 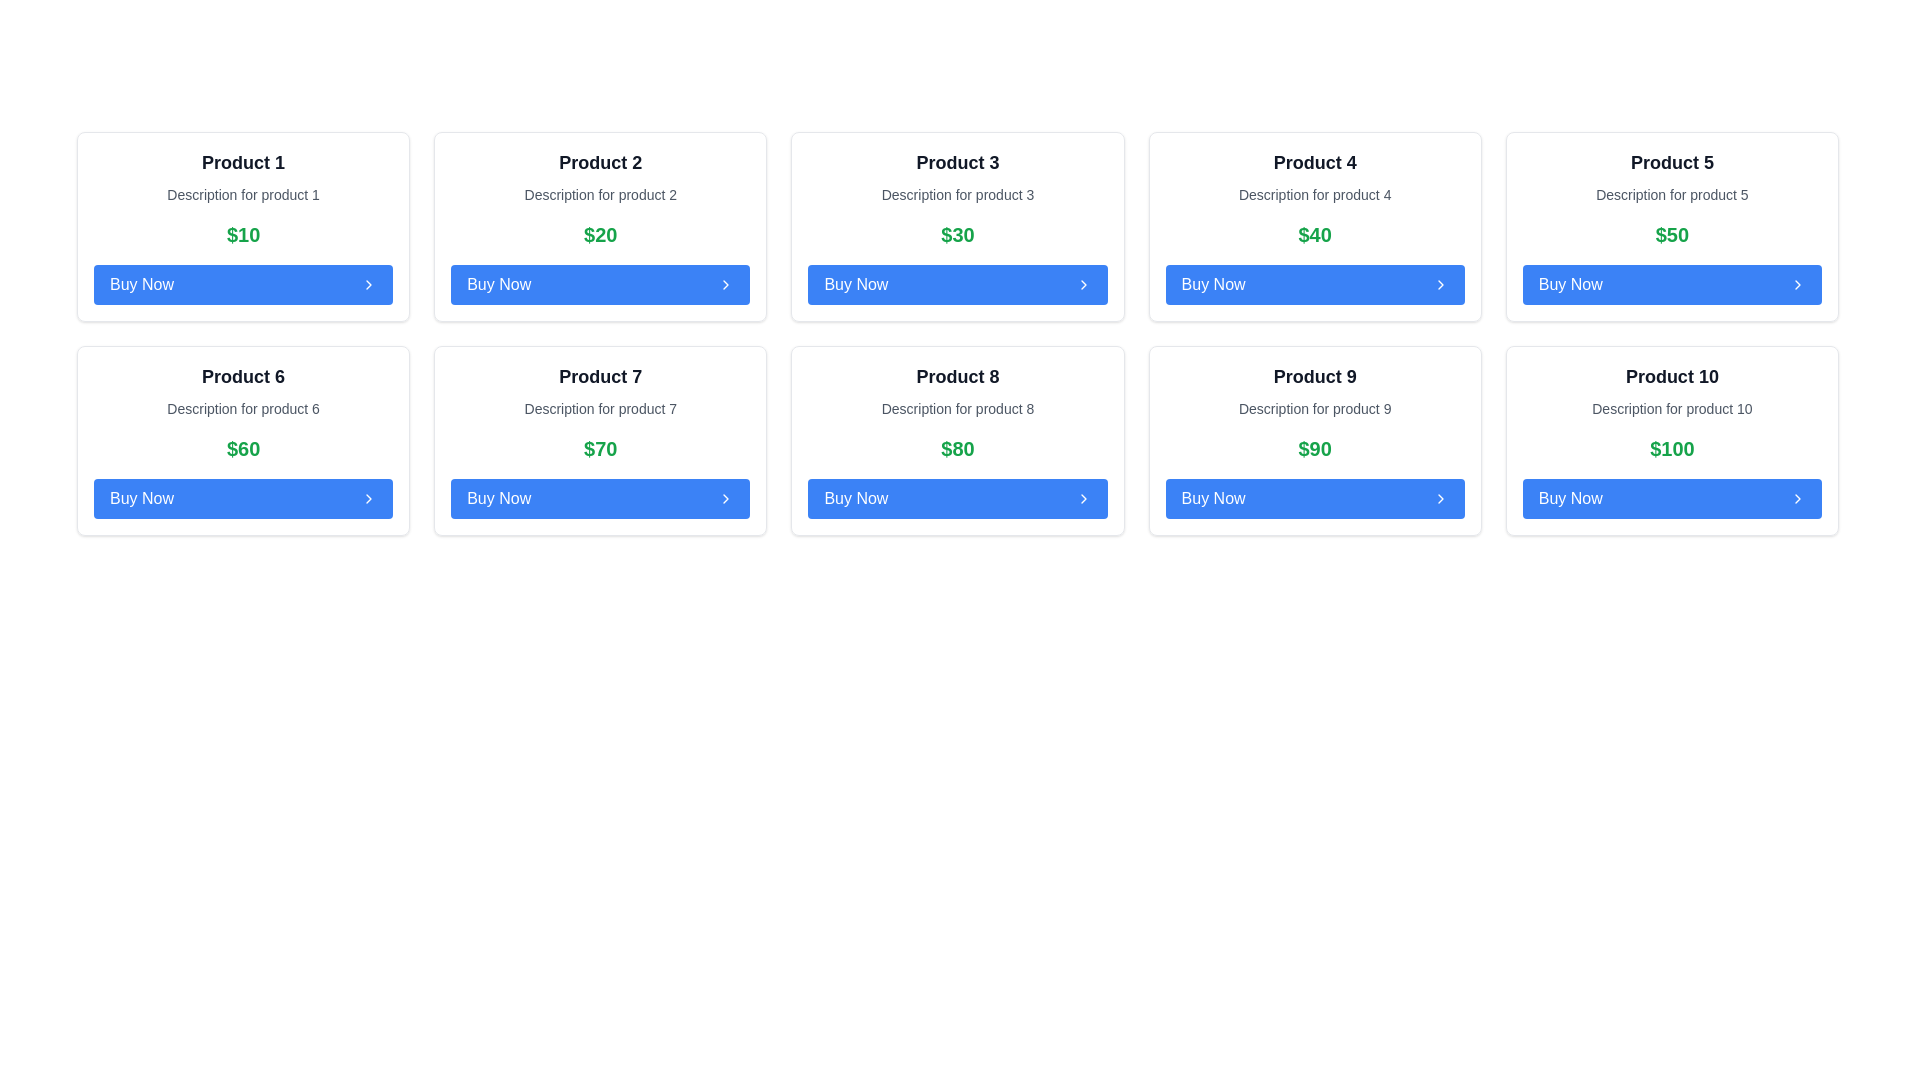 What do you see at coordinates (369, 285) in the screenshot?
I see `the 'Buy Now' button, which contains a right-pointing chevron icon, to initiate the purchase process` at bounding box center [369, 285].